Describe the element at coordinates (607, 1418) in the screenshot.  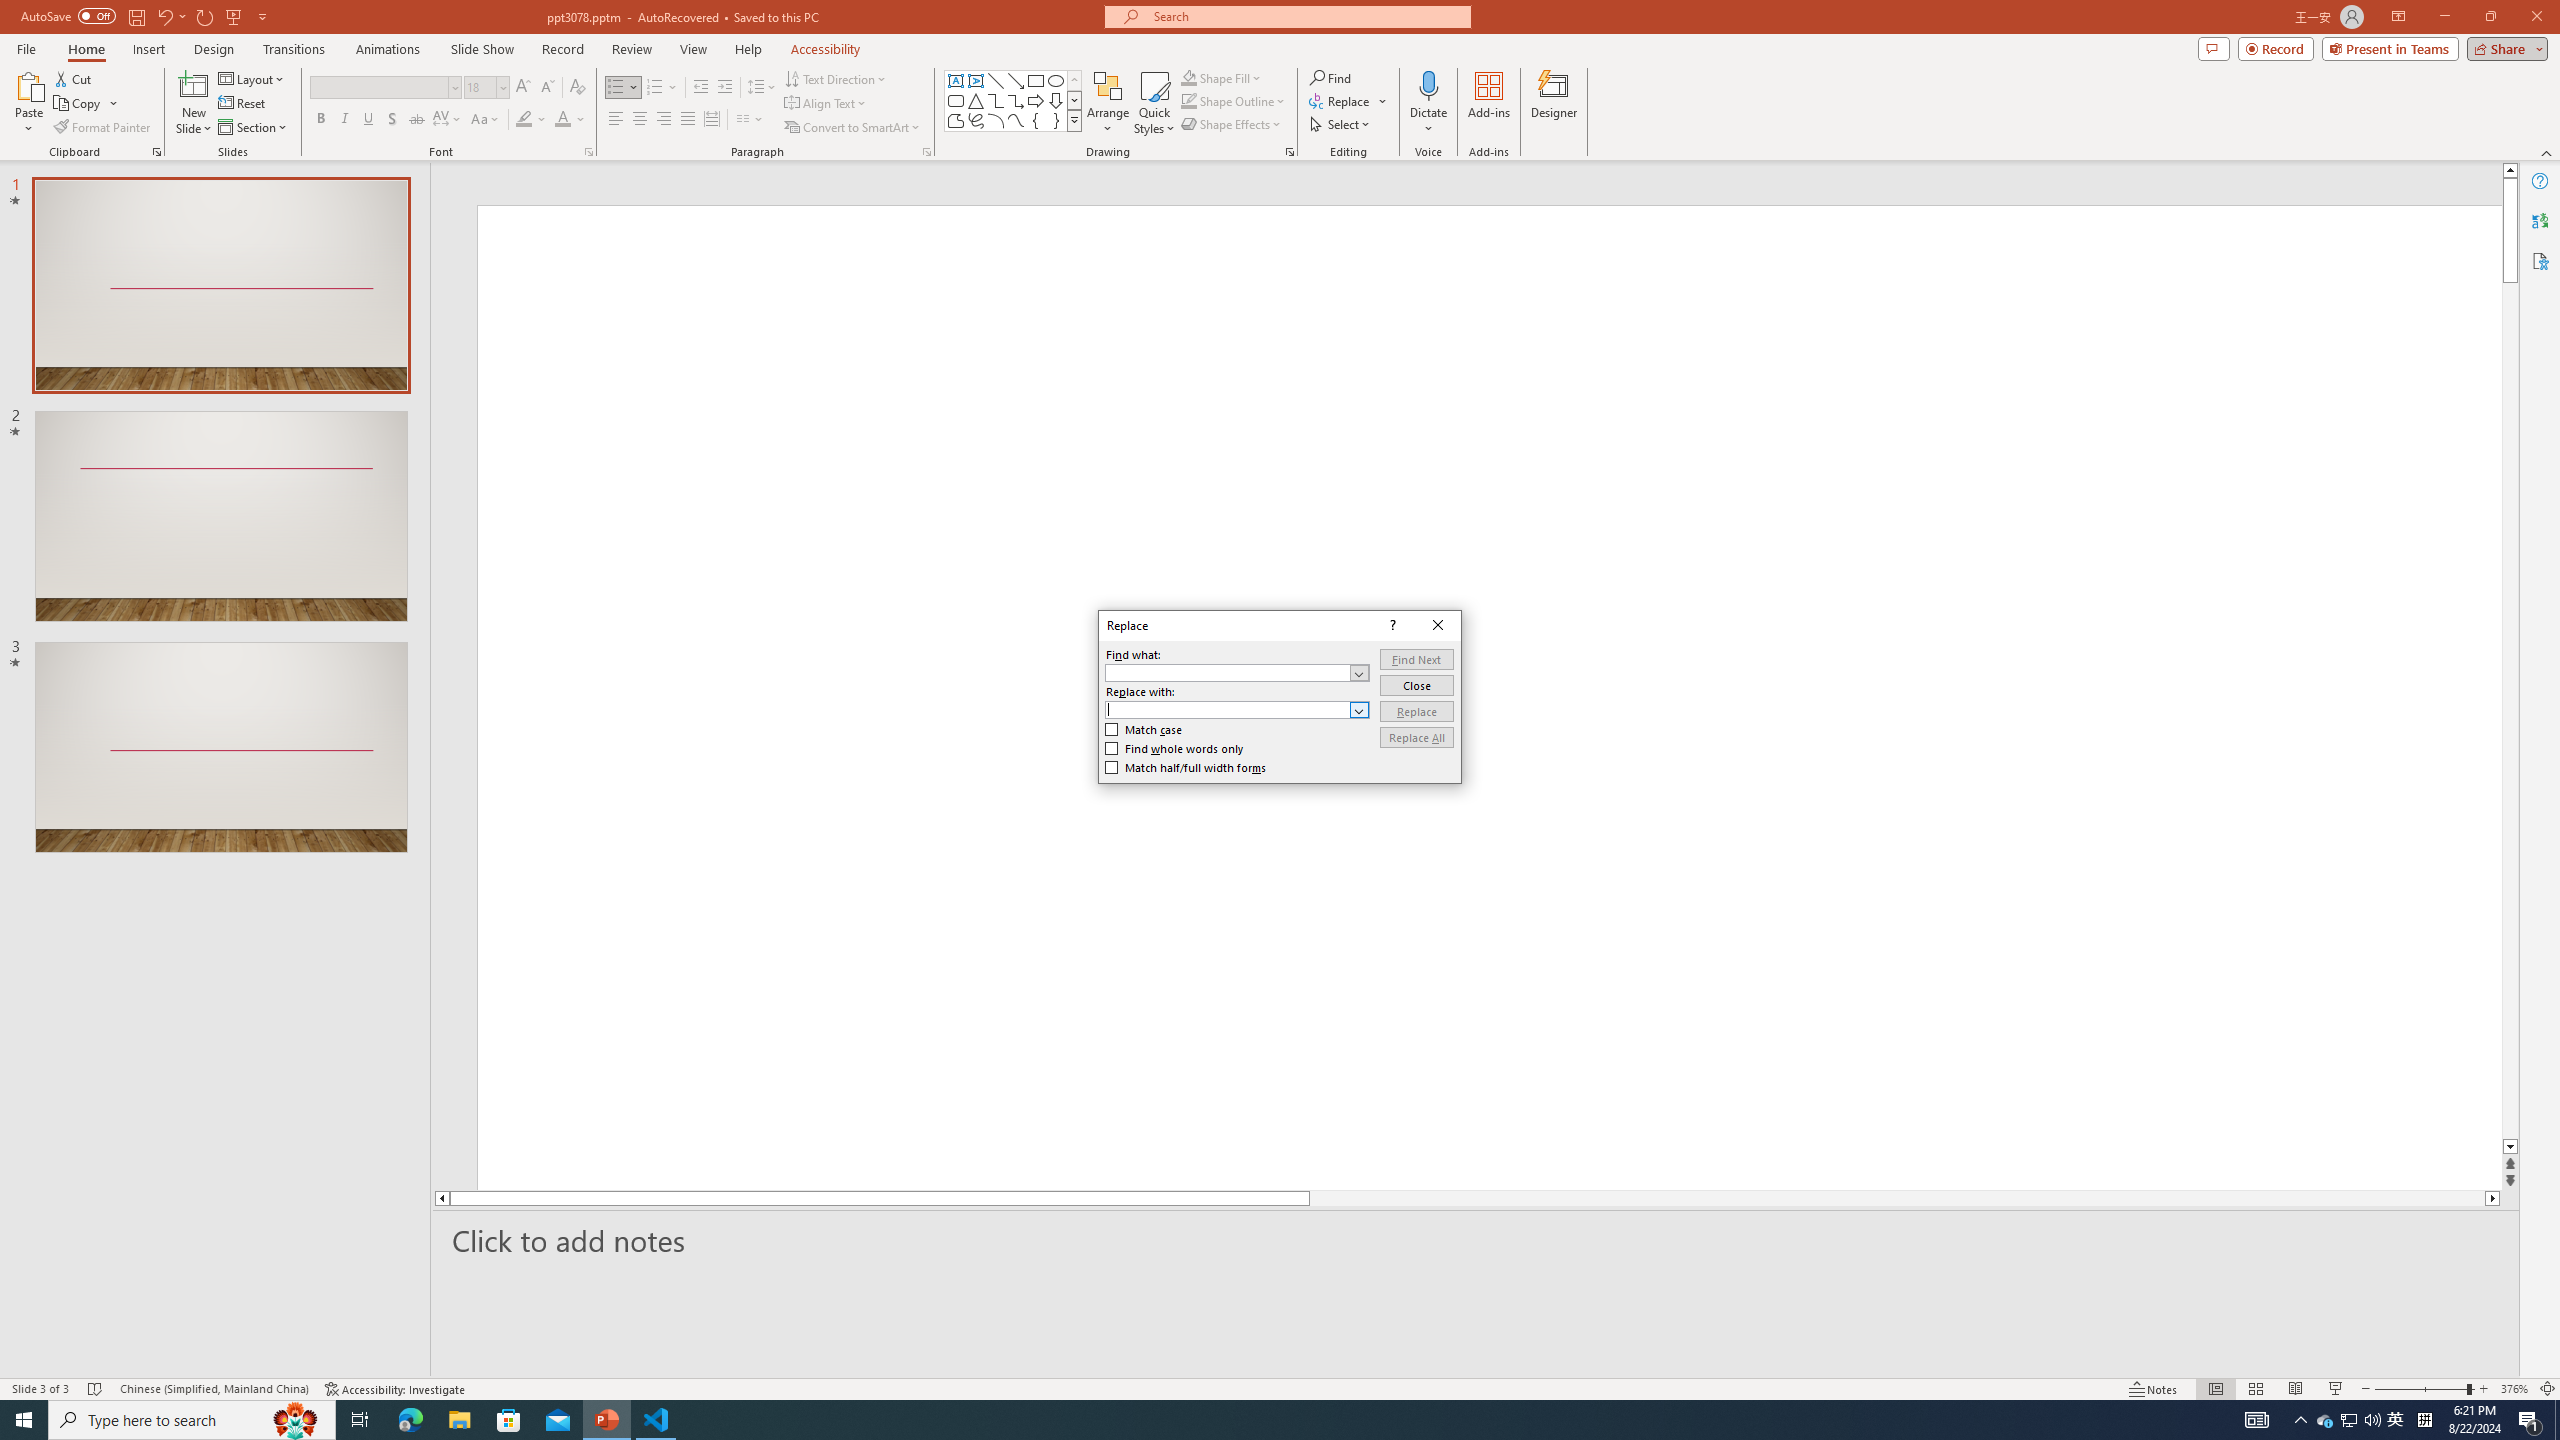
I see `'PowerPoint - 1 running window'` at that location.